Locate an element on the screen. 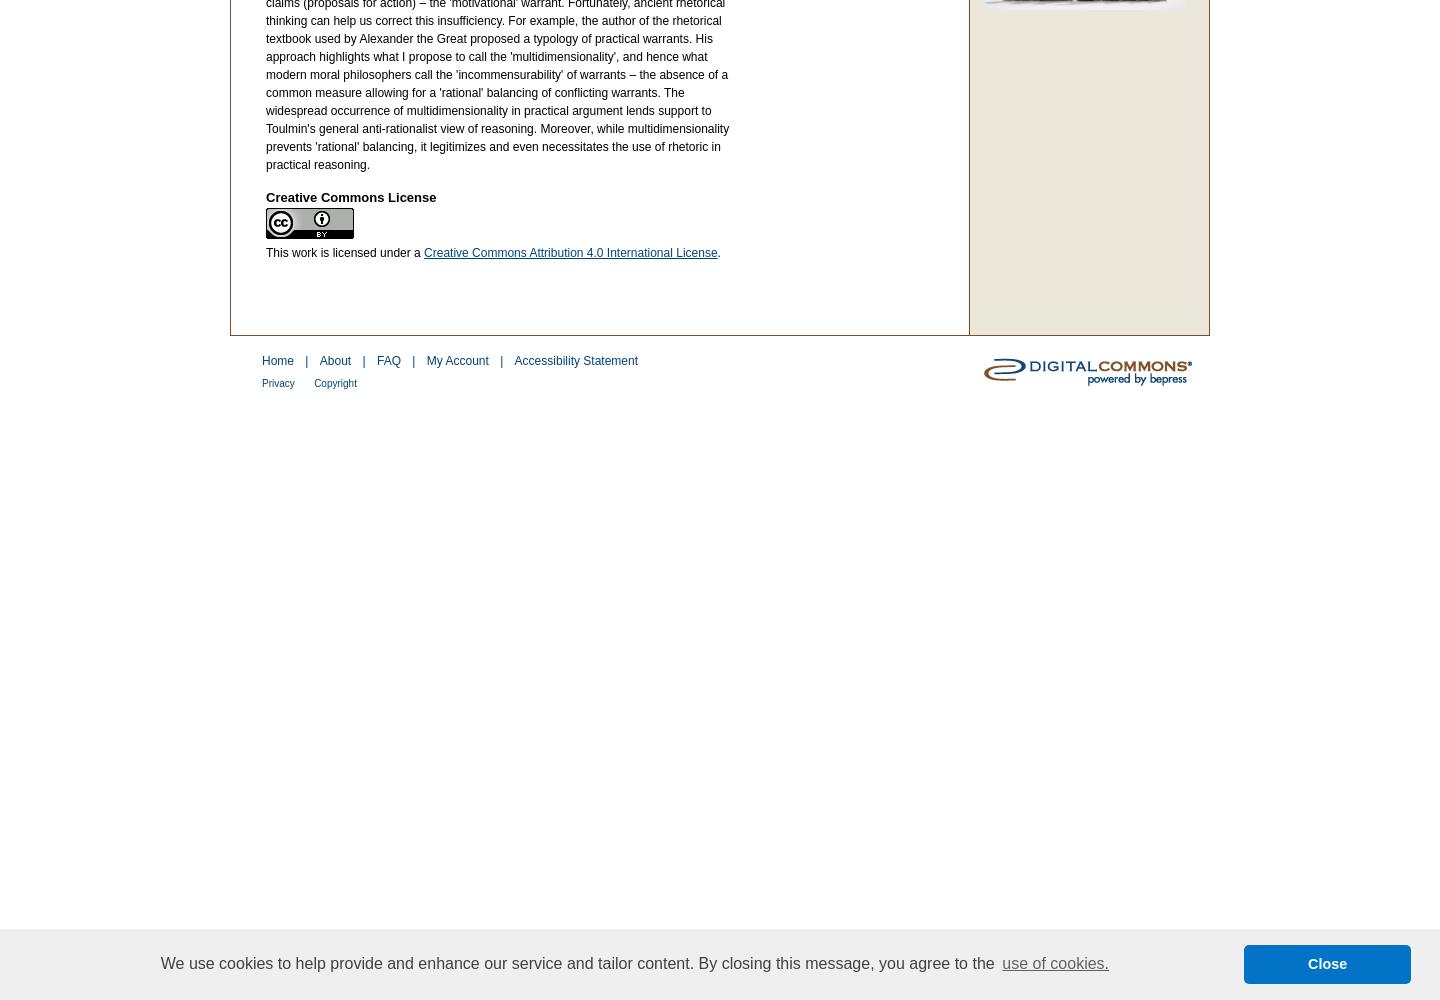  'Copyright' is located at coordinates (334, 383).